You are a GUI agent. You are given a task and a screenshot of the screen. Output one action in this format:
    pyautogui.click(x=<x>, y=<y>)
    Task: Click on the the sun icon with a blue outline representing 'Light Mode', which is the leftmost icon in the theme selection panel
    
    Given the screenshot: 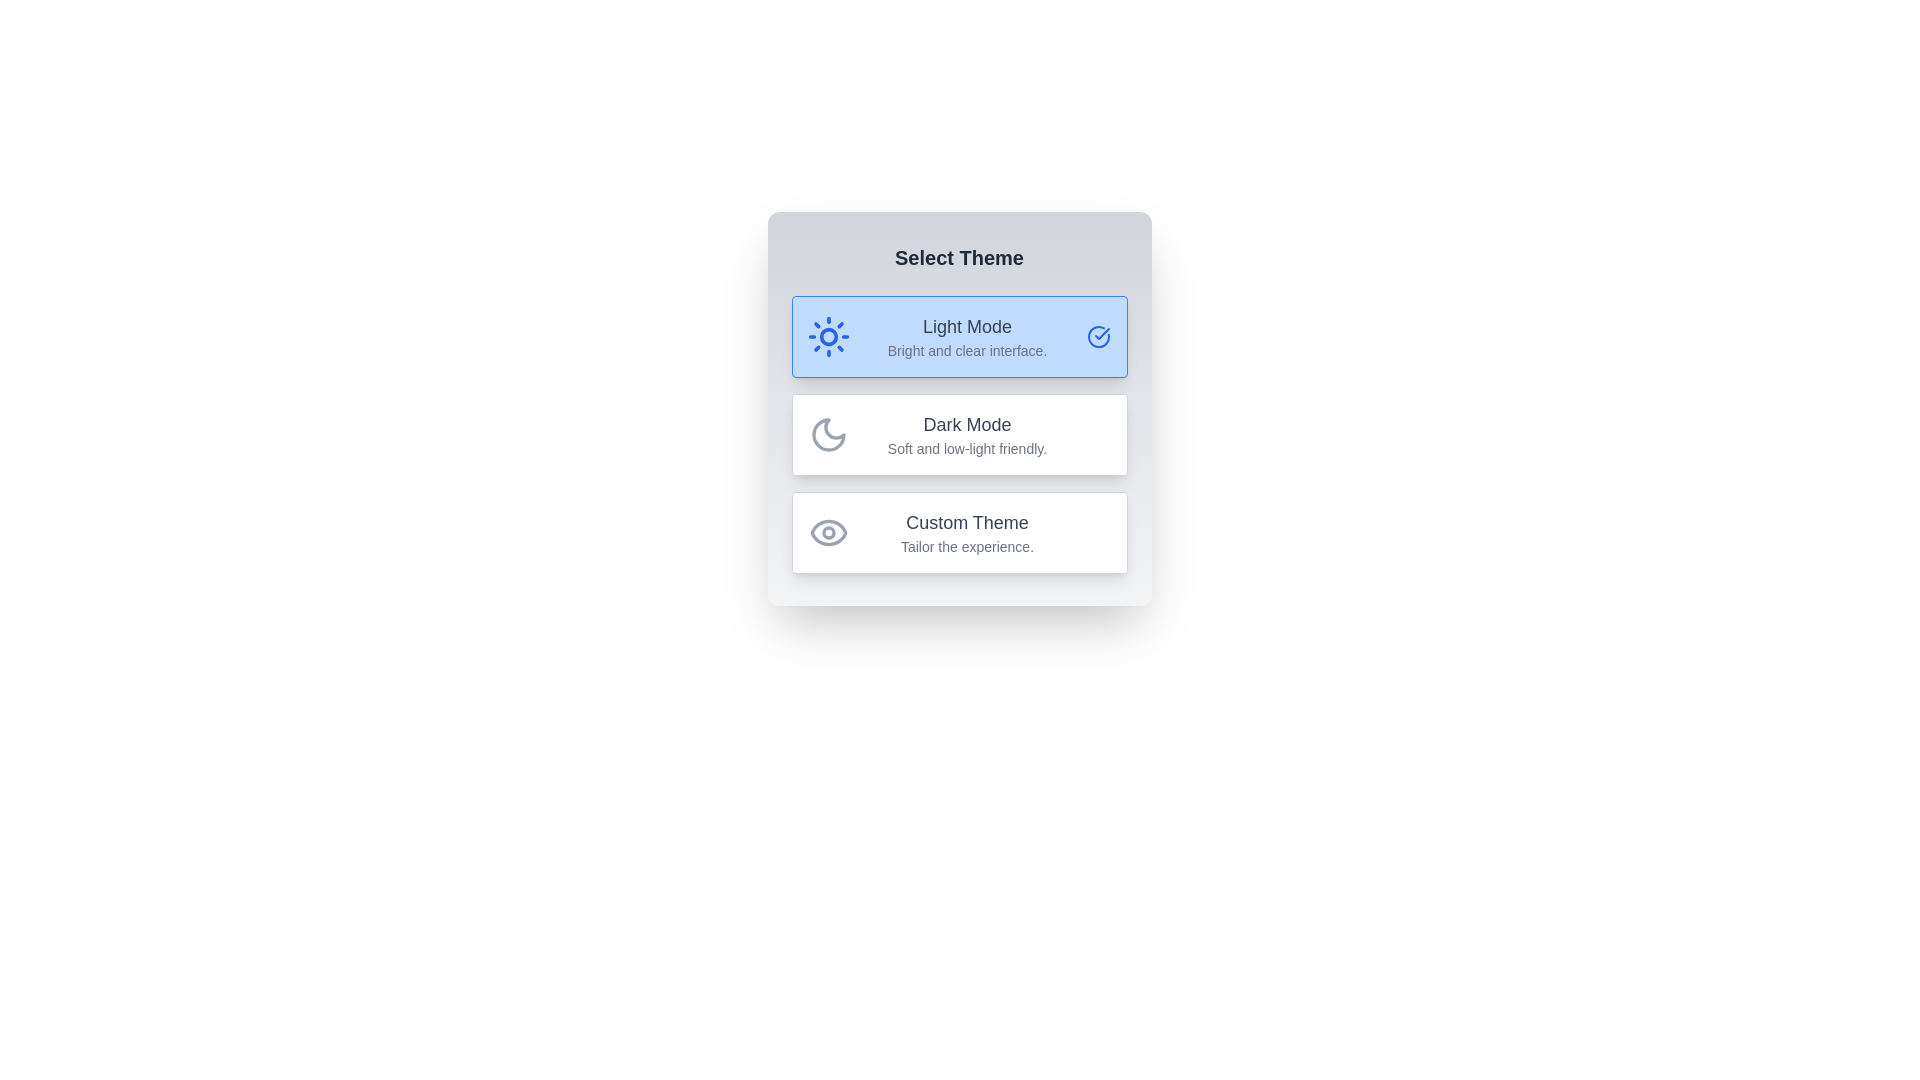 What is the action you would take?
    pyautogui.click(x=828, y=335)
    